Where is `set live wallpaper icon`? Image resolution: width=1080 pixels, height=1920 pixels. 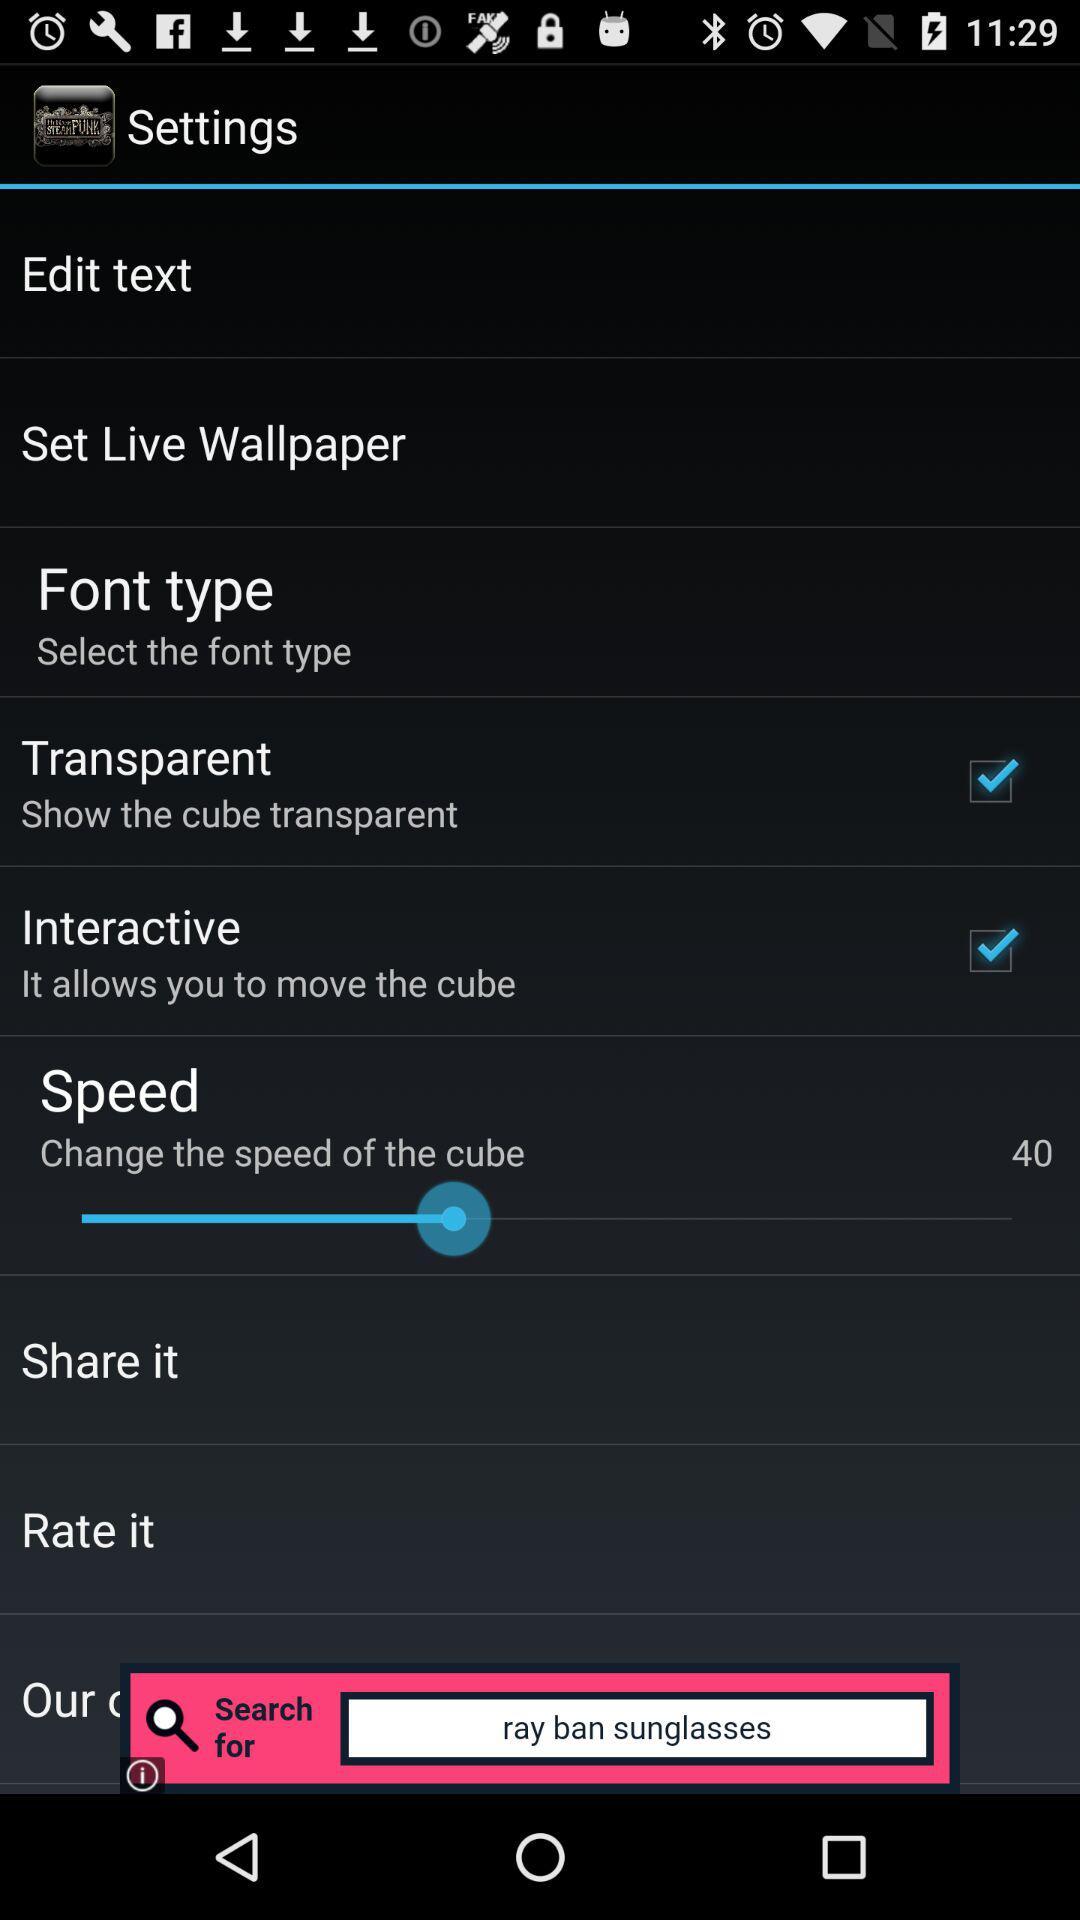 set live wallpaper icon is located at coordinates (213, 441).